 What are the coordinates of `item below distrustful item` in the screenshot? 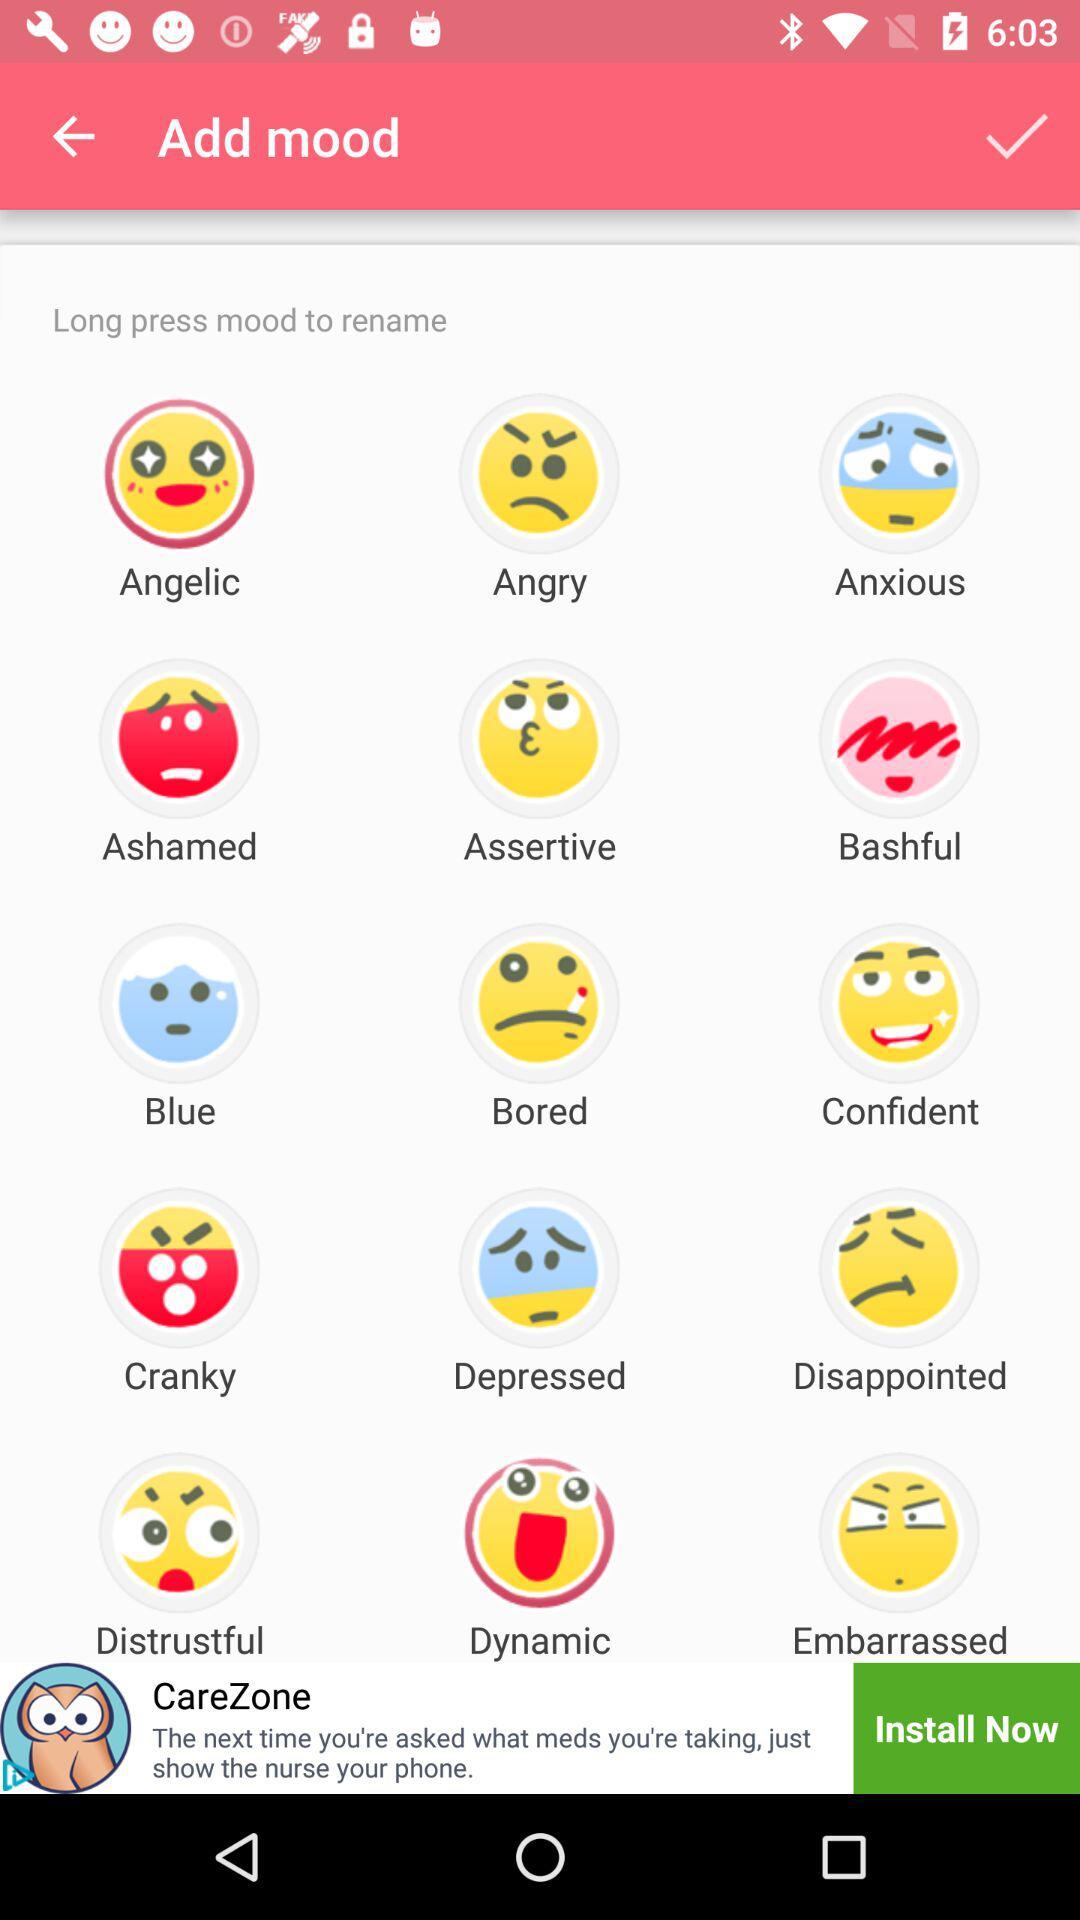 It's located at (64, 1727).